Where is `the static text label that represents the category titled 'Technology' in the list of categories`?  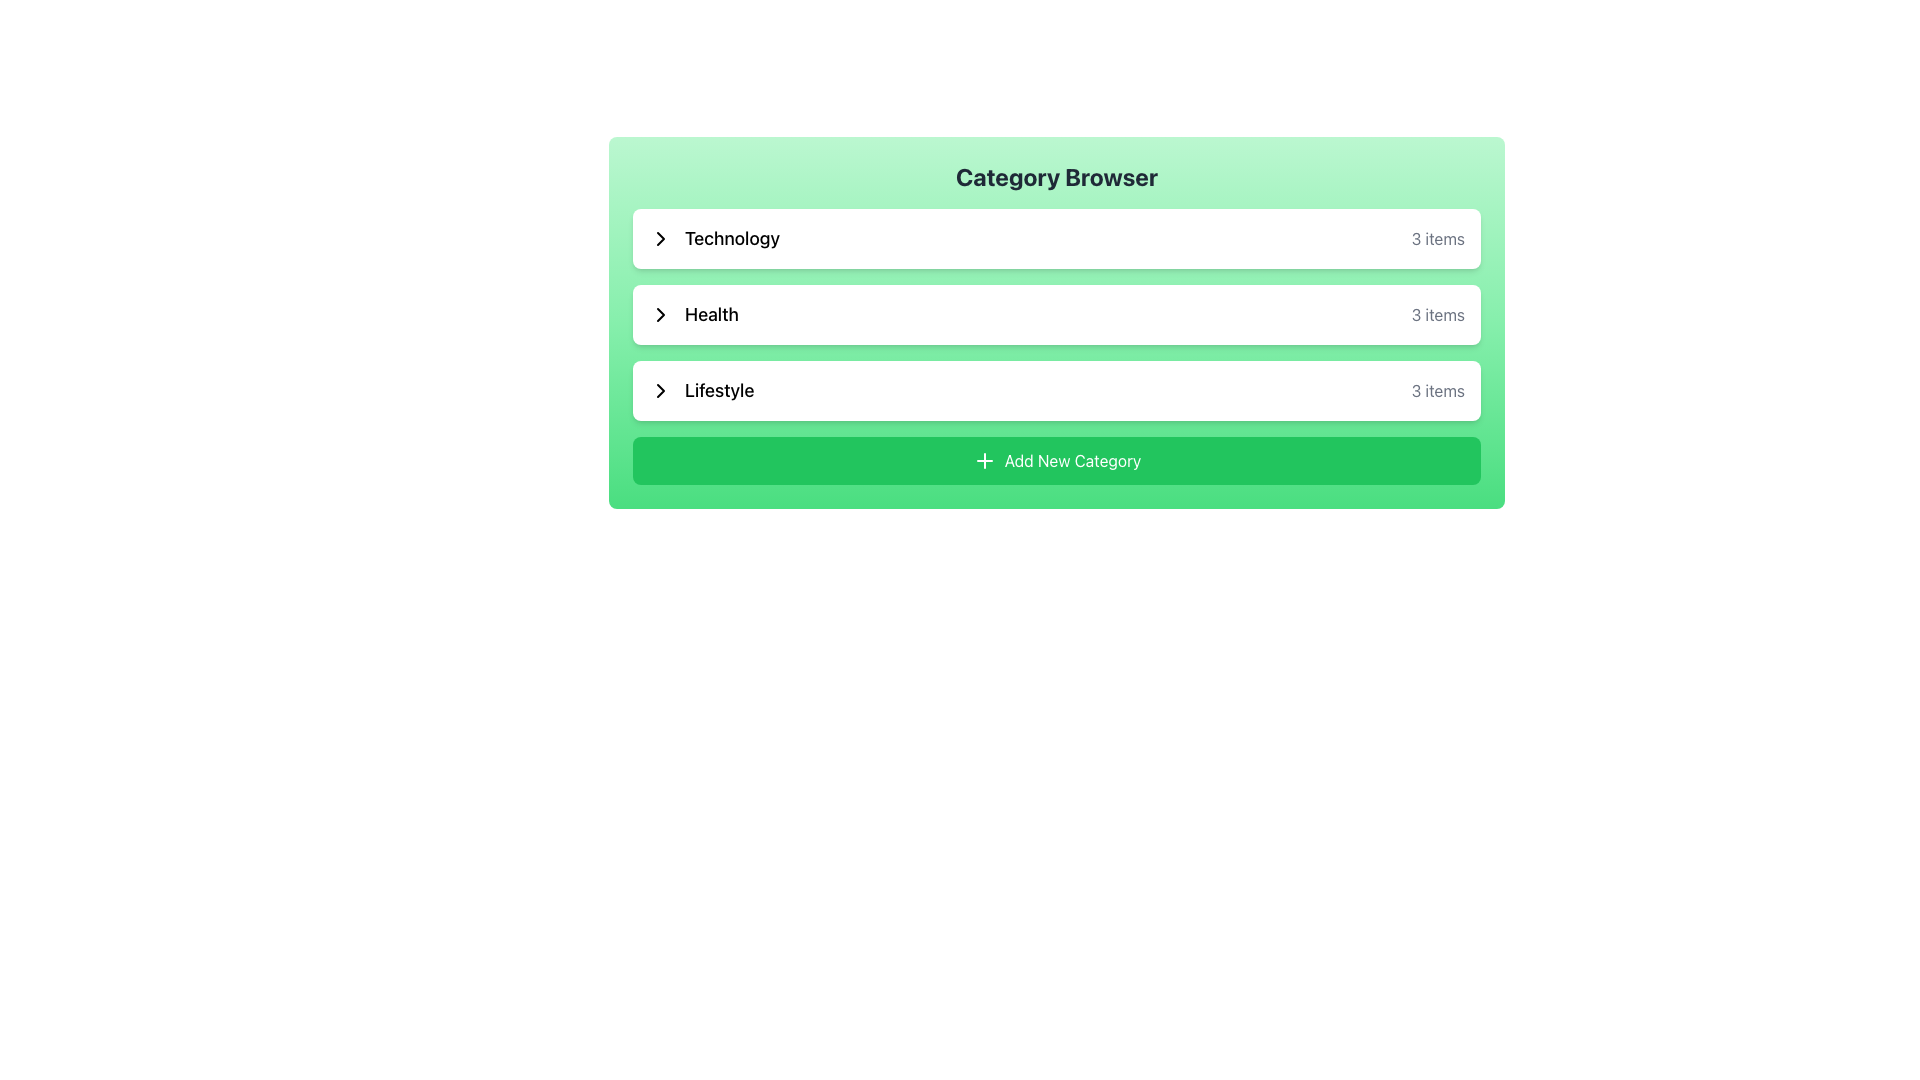
the static text label that represents the category titled 'Technology' in the list of categories is located at coordinates (731, 238).